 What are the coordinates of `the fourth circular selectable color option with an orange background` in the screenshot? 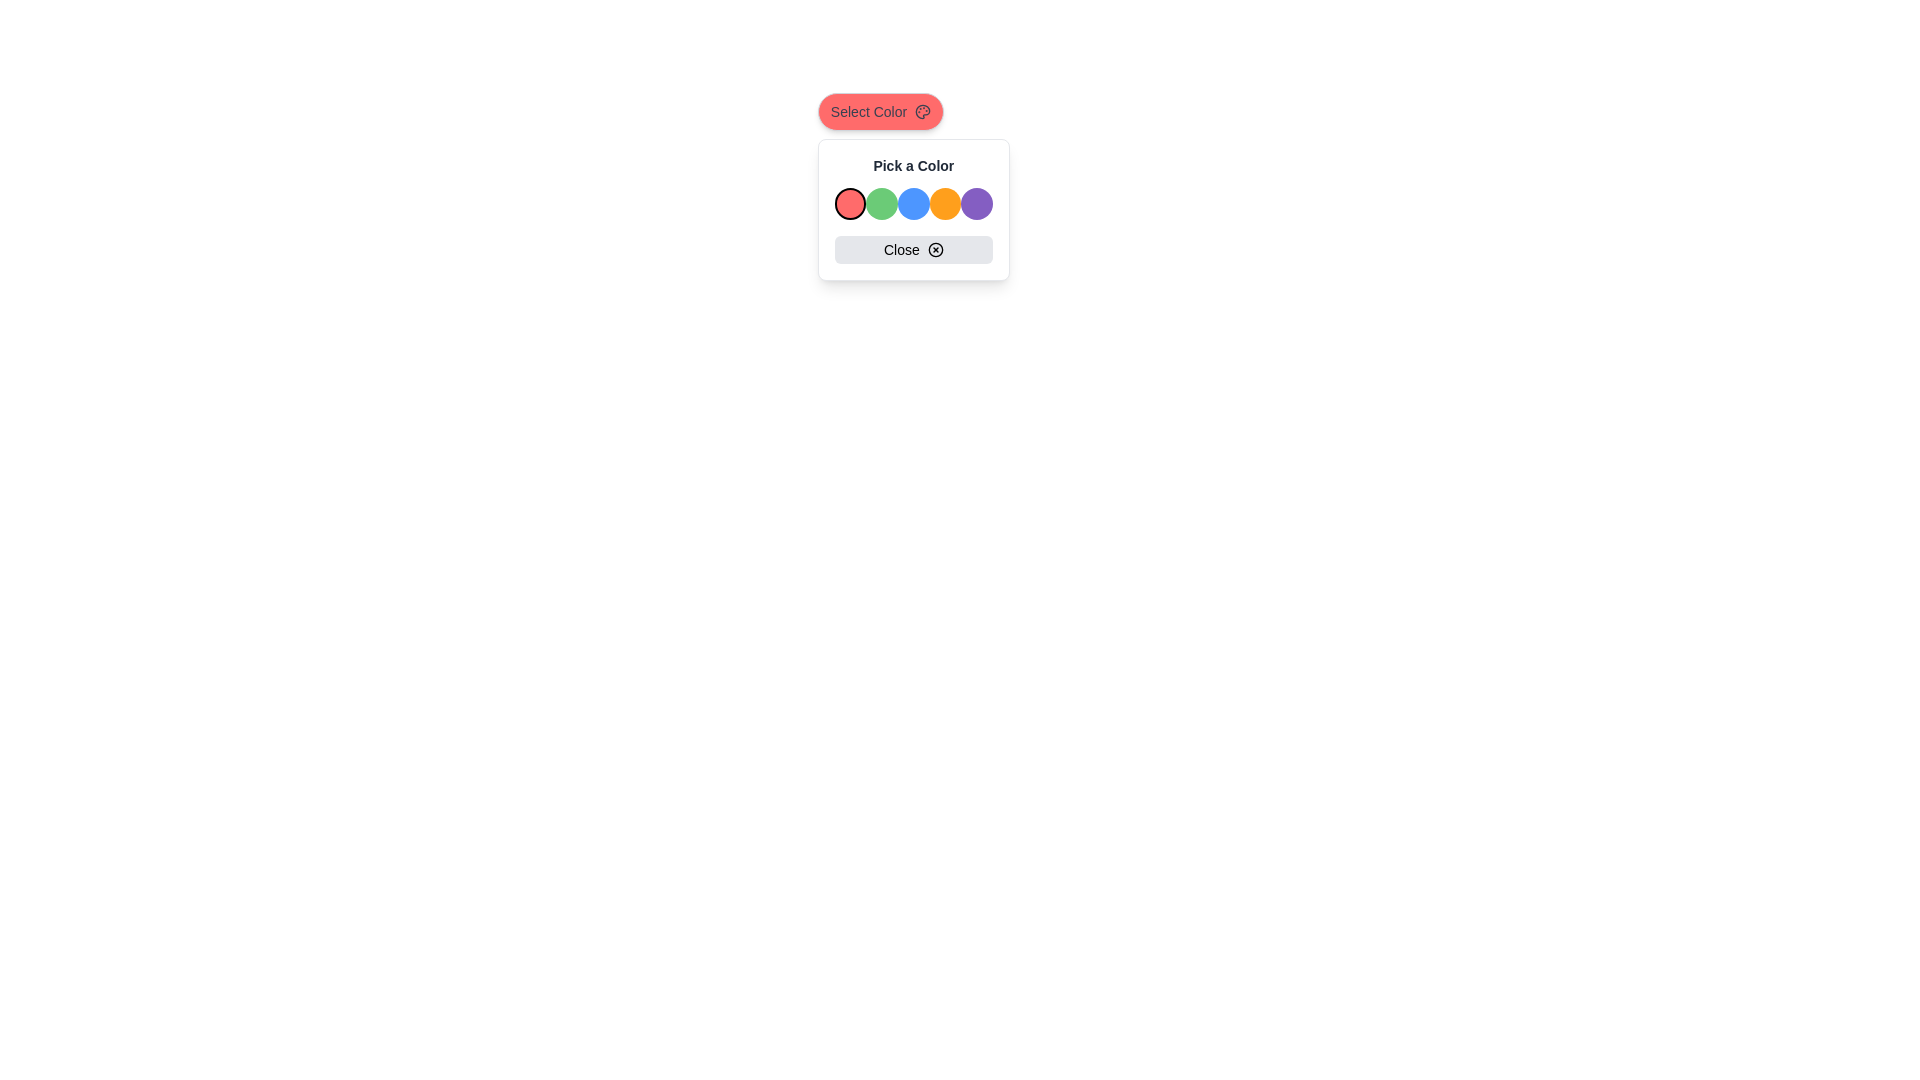 It's located at (944, 204).